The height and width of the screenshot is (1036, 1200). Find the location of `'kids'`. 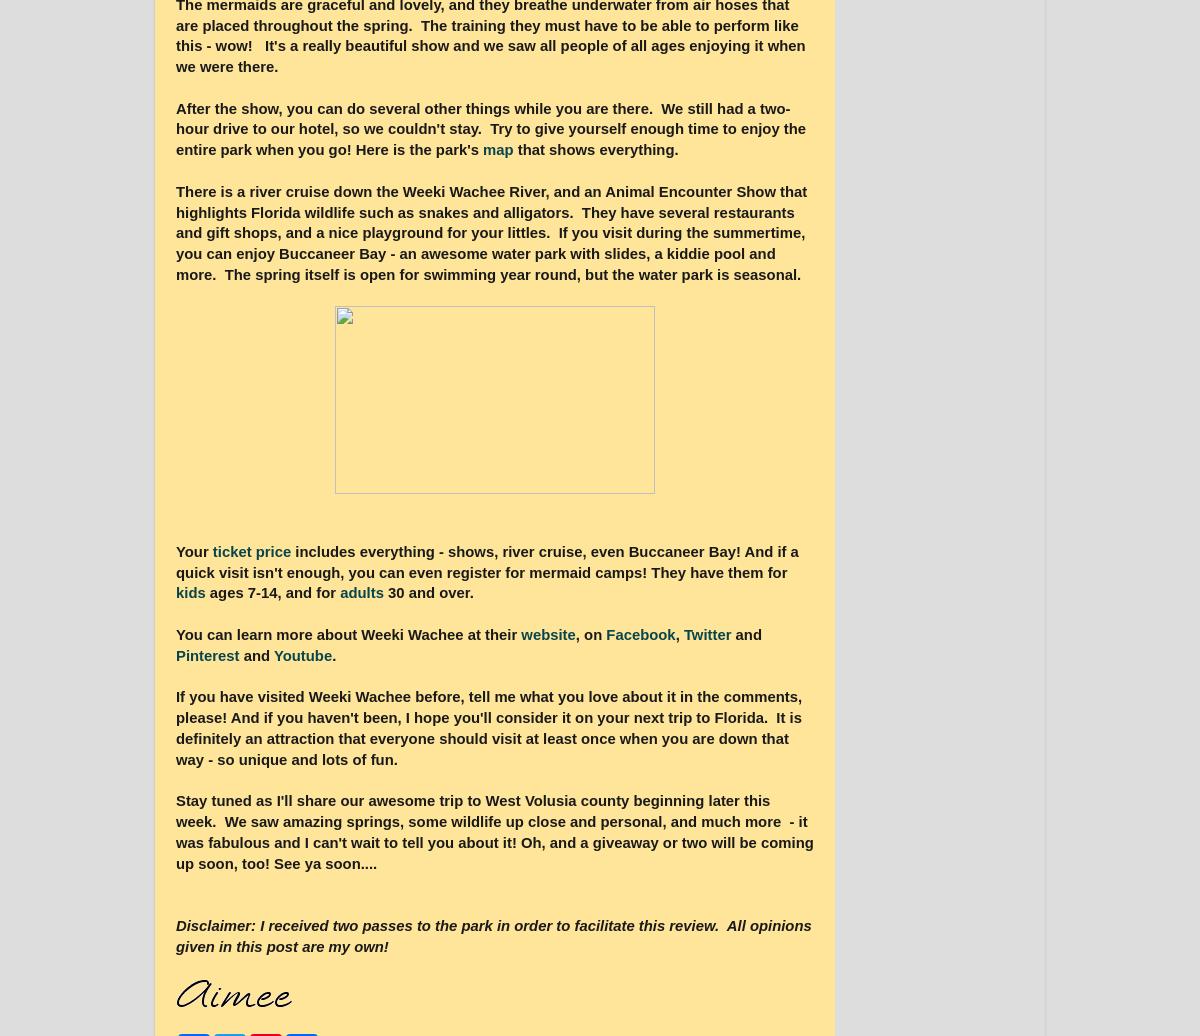

'kids' is located at coordinates (175, 593).